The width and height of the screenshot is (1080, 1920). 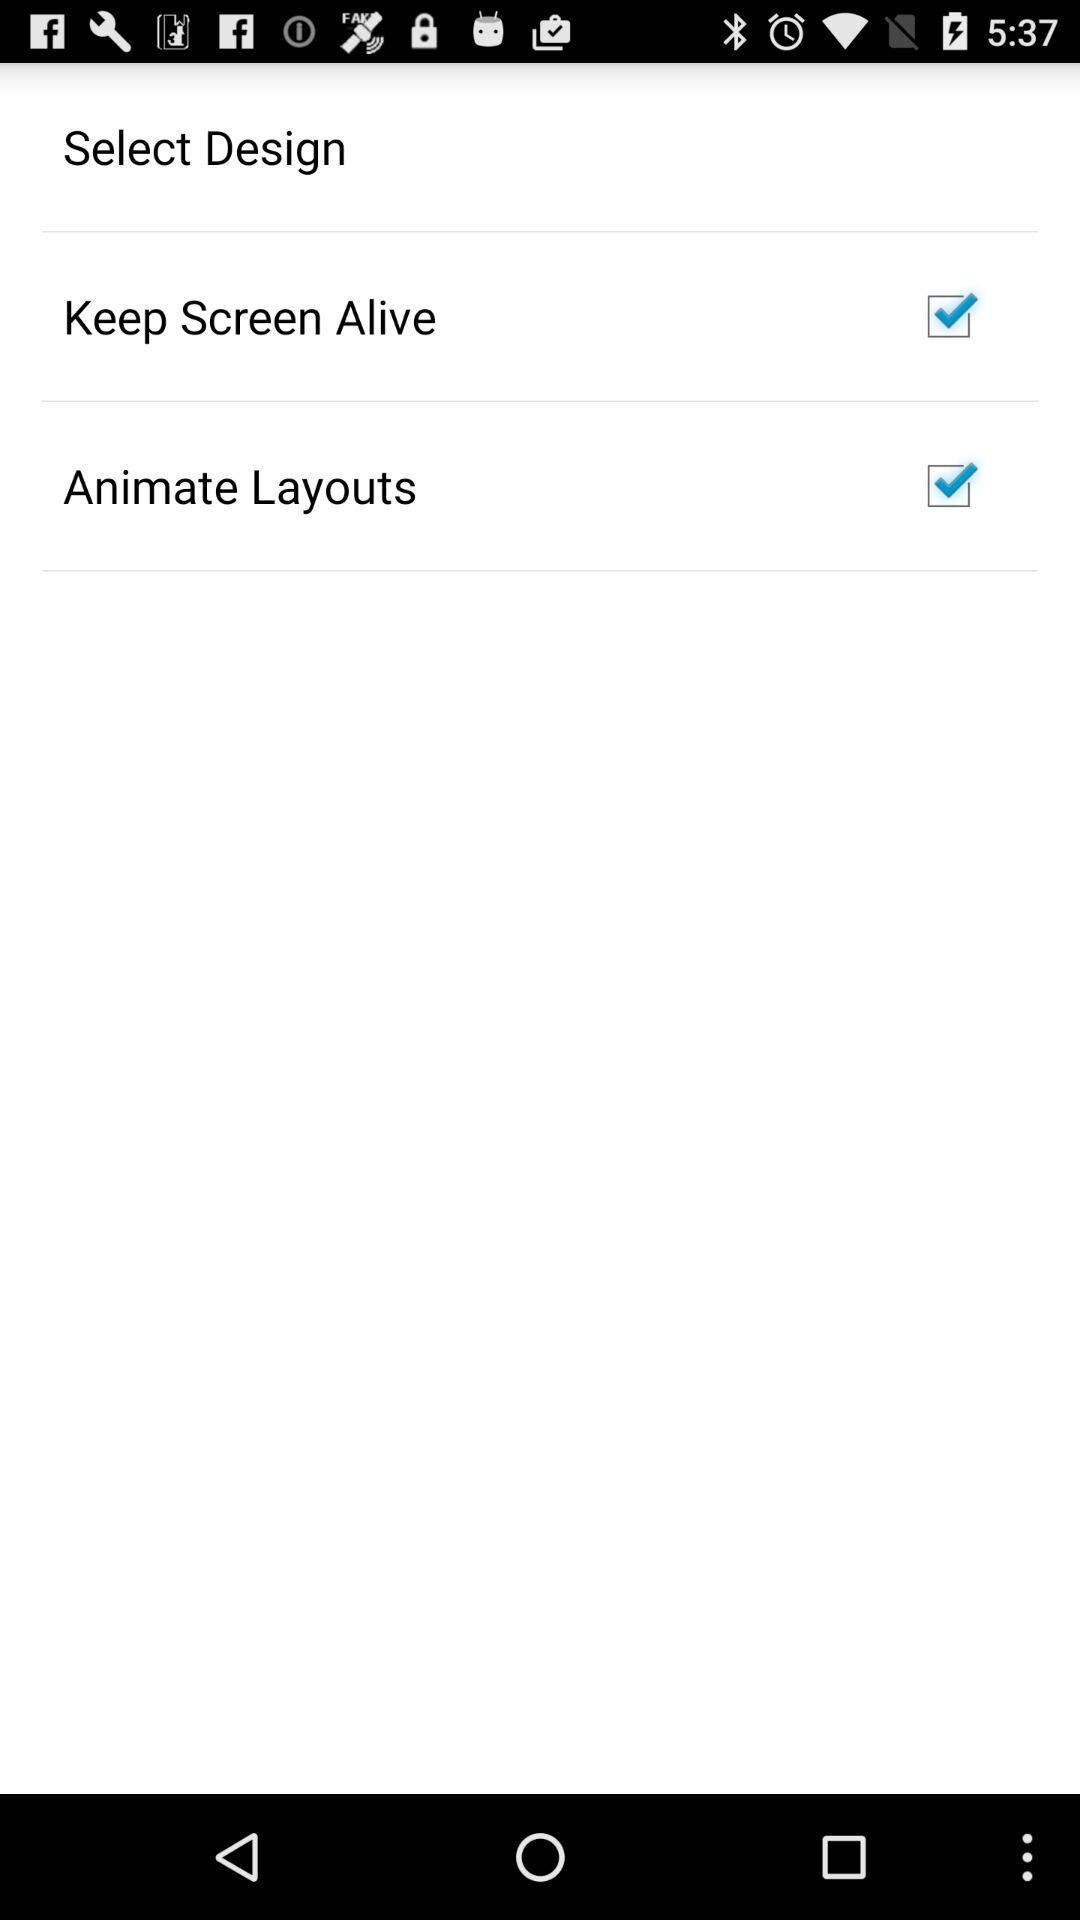 What do you see at coordinates (238, 485) in the screenshot?
I see `animate layouts item` at bounding box center [238, 485].